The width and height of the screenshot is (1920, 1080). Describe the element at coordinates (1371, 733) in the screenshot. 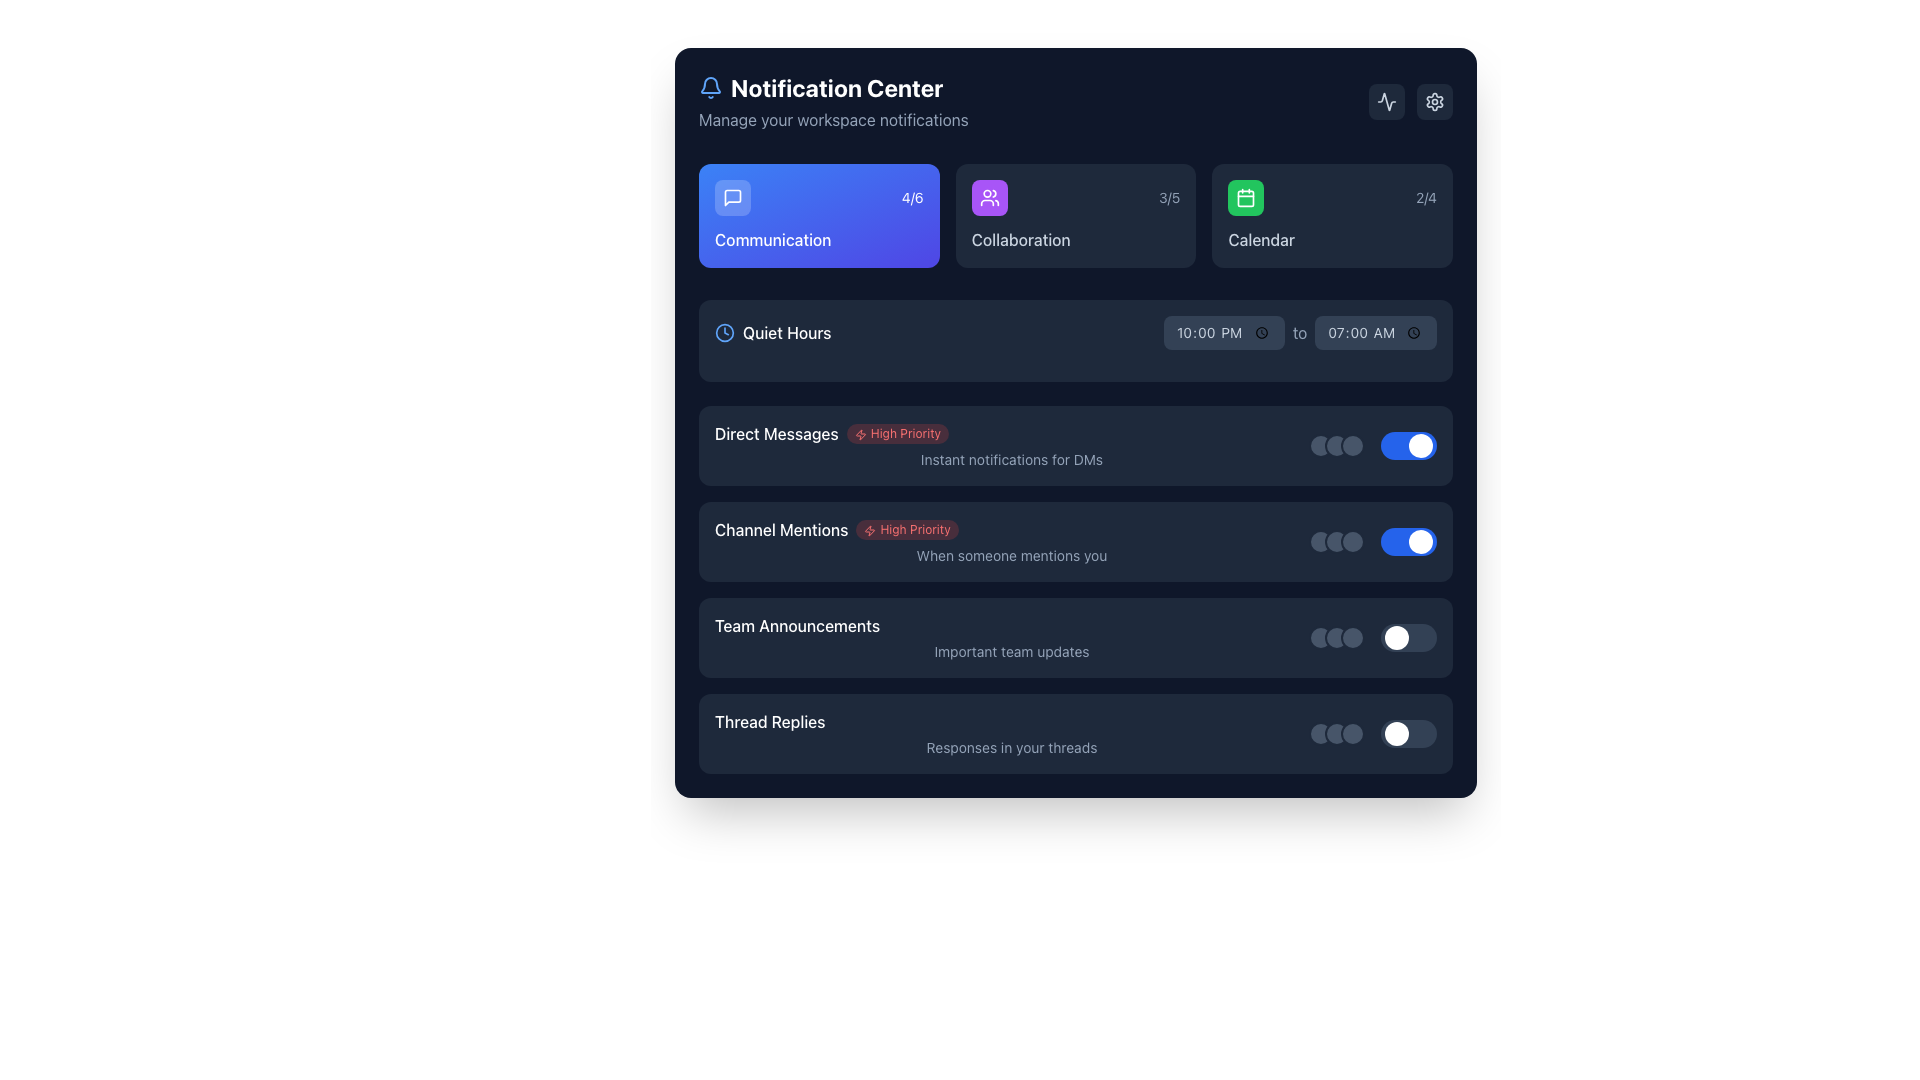

I see `the larger white circular toggle switch at the rightmost side of the 'Thread Replies' group in the 'Notification Center' to switch it on/off` at that location.